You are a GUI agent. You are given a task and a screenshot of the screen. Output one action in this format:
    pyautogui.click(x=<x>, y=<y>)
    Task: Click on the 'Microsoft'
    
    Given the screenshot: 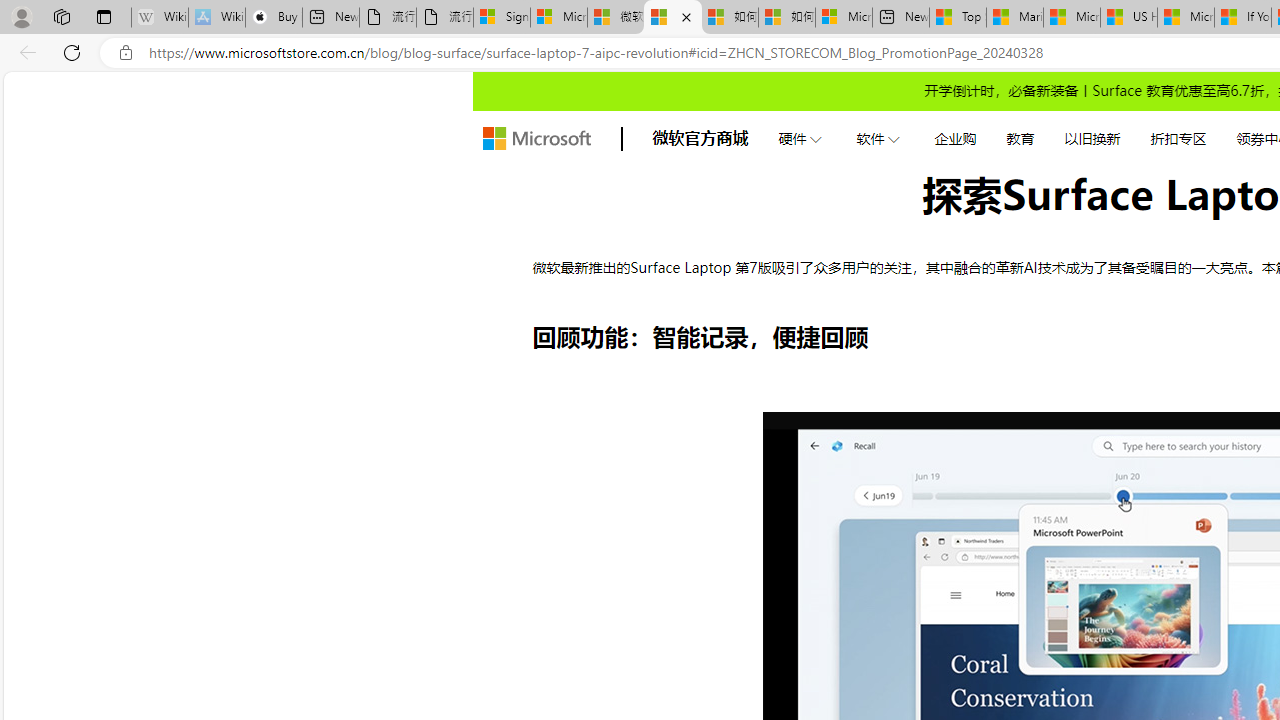 What is the action you would take?
    pyautogui.click(x=536, y=137)
    